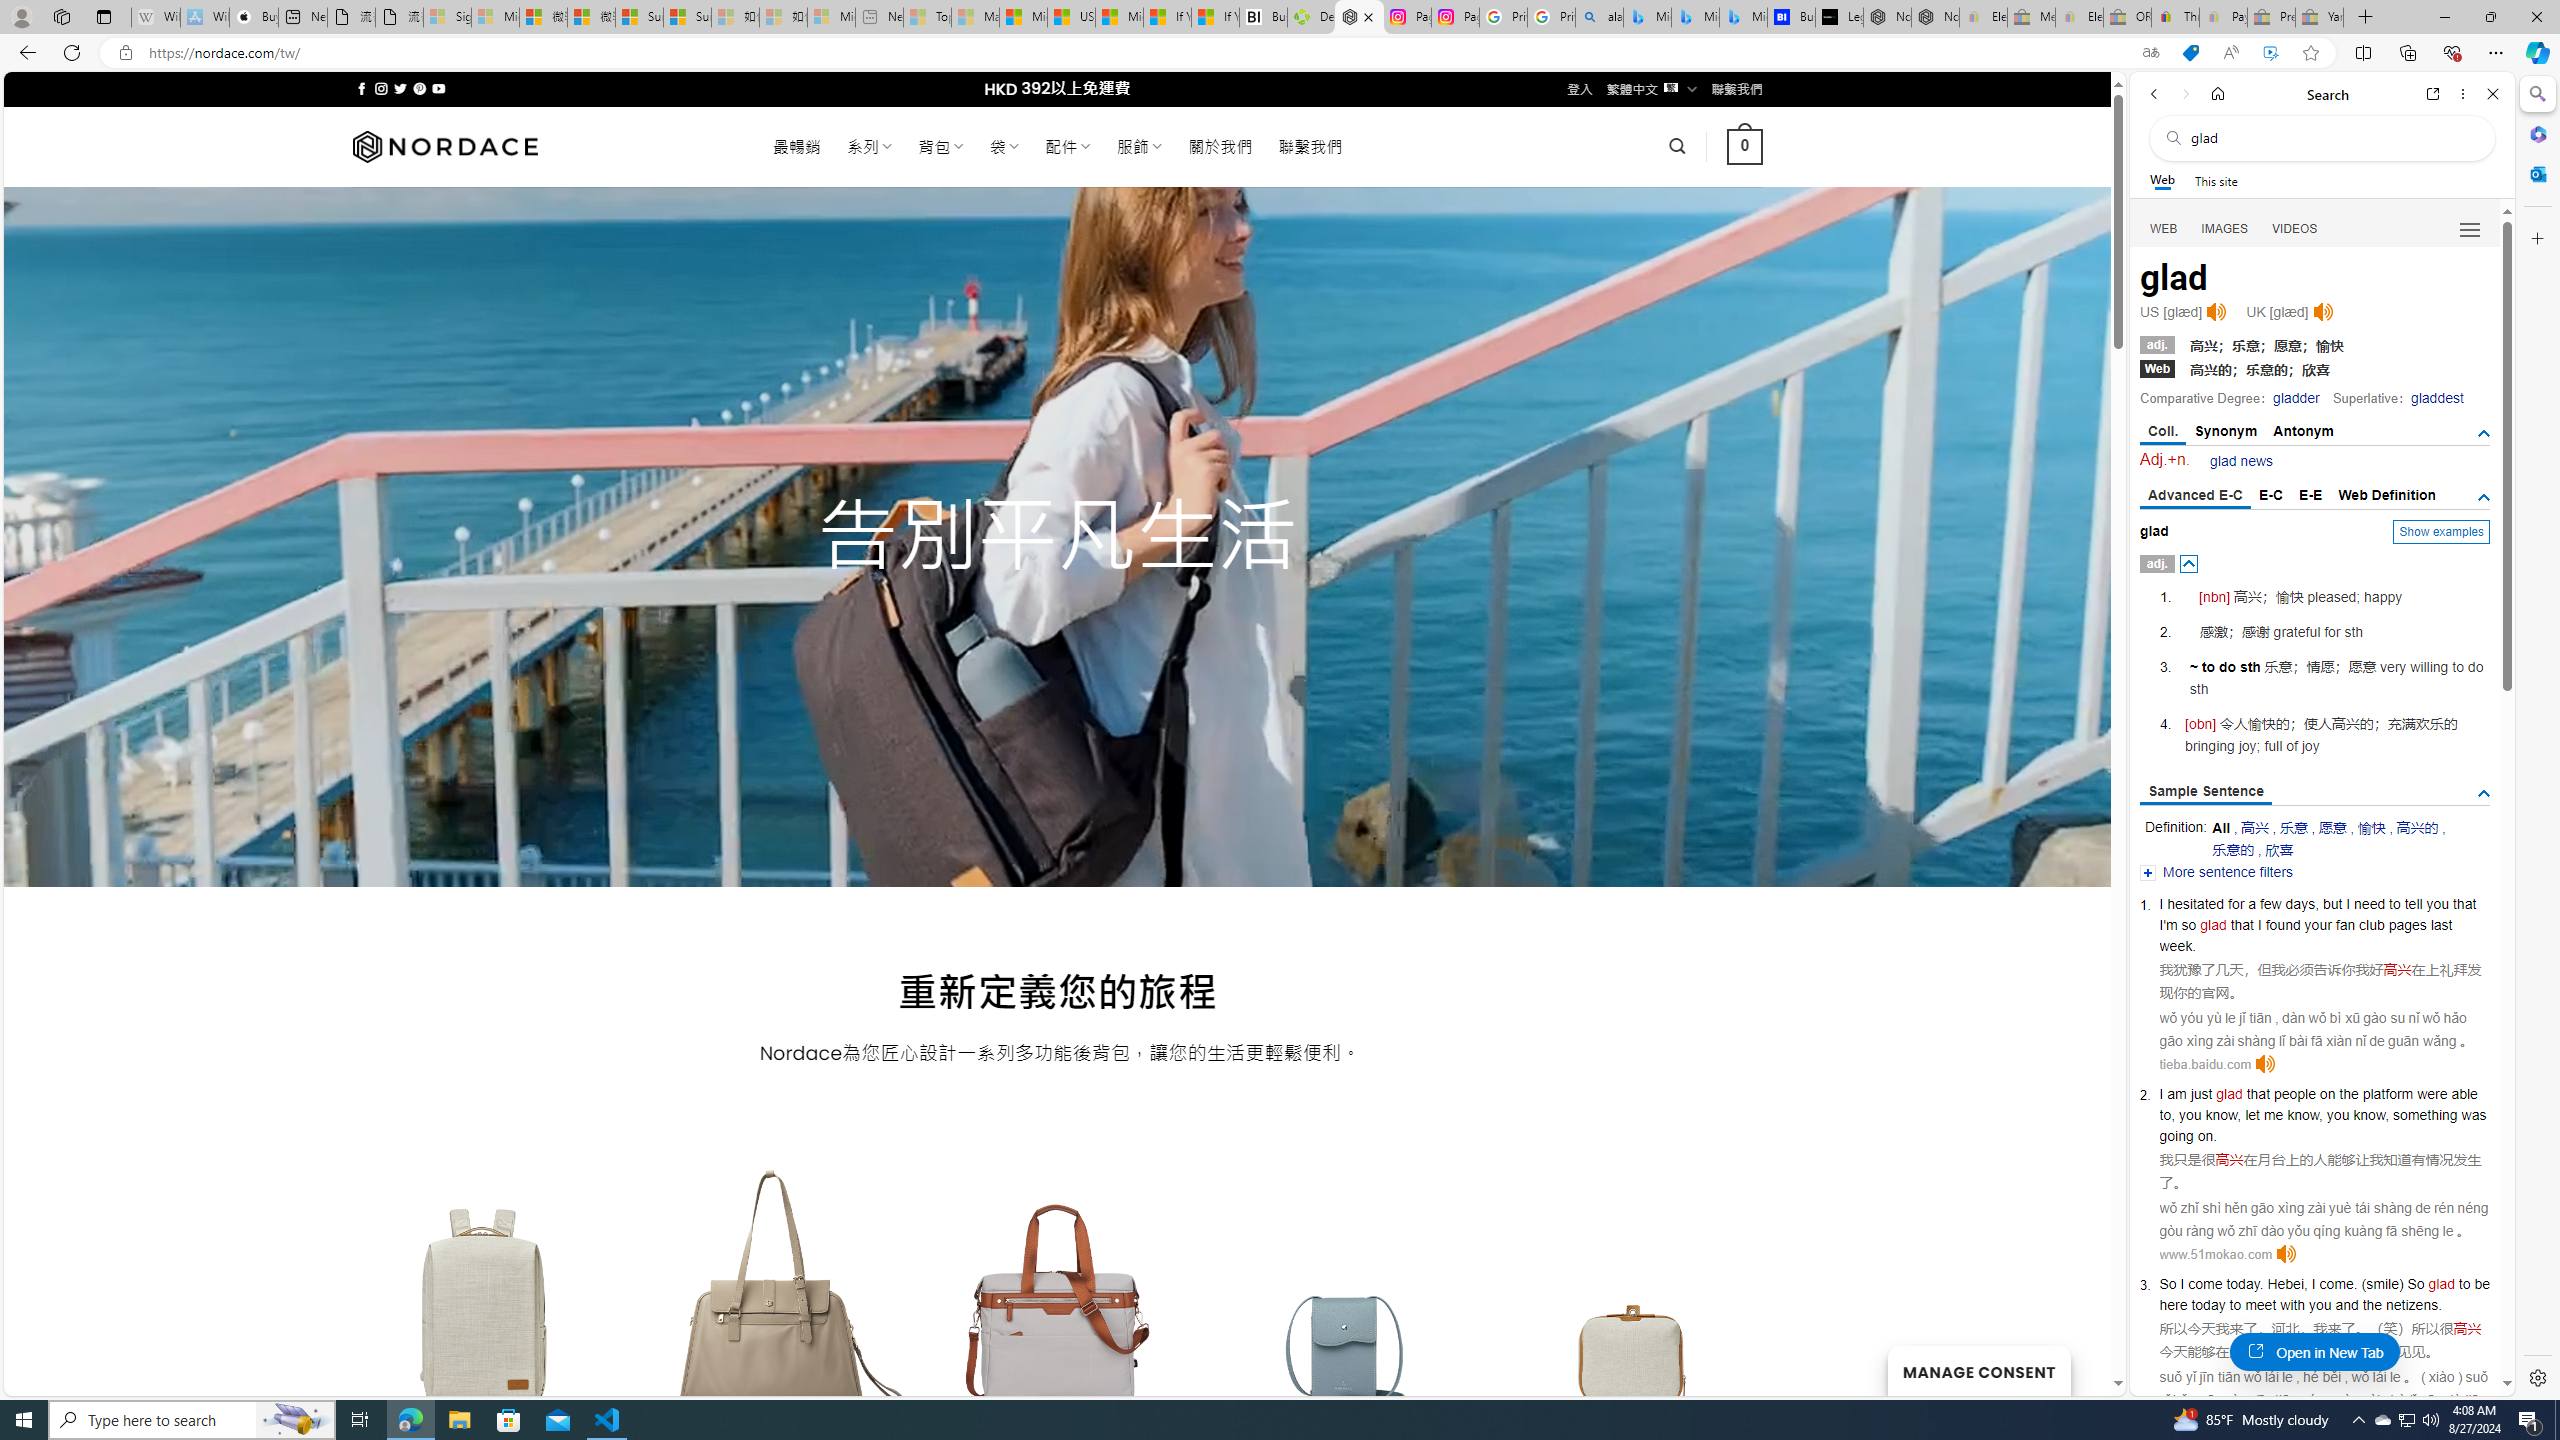  What do you see at coordinates (974, 16) in the screenshot?
I see `'Marine life - MSN - Sleeping'` at bounding box center [974, 16].